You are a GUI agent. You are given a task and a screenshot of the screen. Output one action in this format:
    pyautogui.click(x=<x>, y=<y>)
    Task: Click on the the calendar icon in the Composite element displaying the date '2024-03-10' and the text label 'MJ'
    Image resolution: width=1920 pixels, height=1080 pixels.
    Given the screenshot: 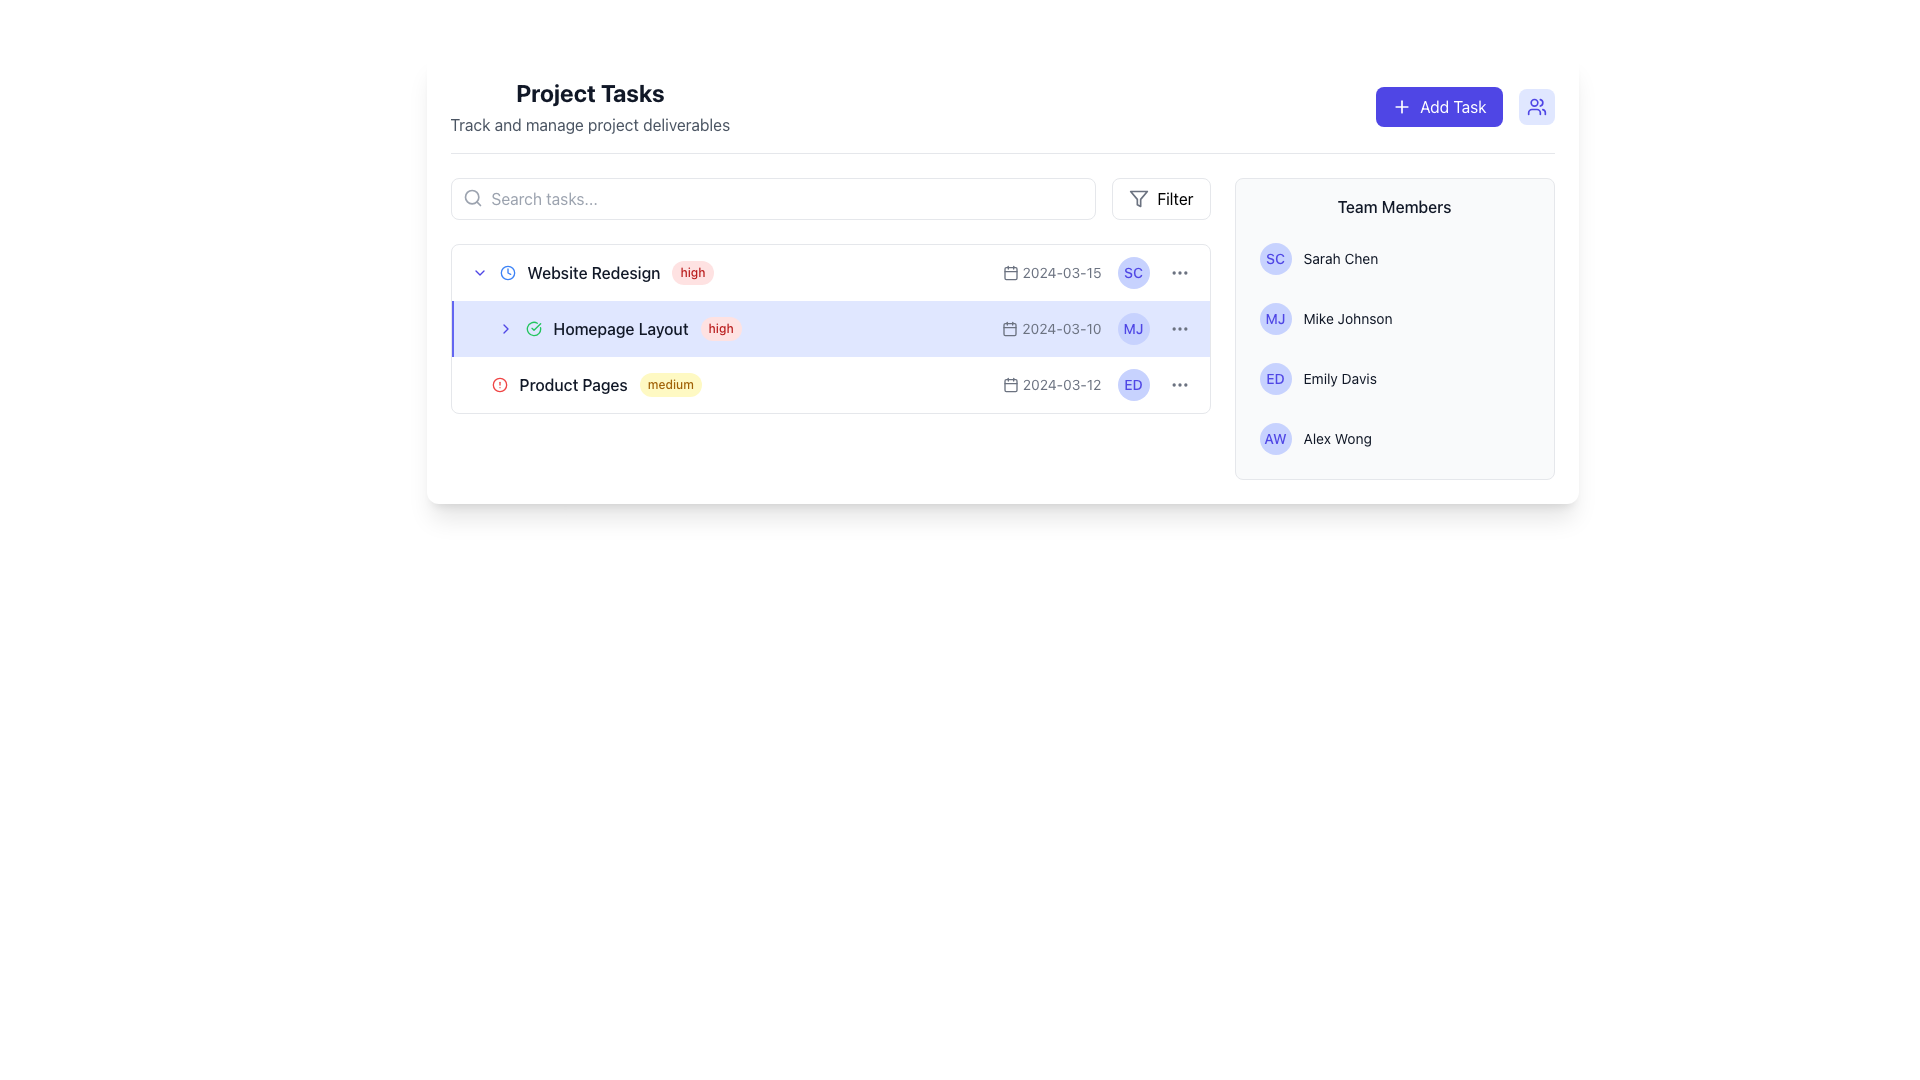 What is the action you would take?
    pyautogui.click(x=1096, y=327)
    